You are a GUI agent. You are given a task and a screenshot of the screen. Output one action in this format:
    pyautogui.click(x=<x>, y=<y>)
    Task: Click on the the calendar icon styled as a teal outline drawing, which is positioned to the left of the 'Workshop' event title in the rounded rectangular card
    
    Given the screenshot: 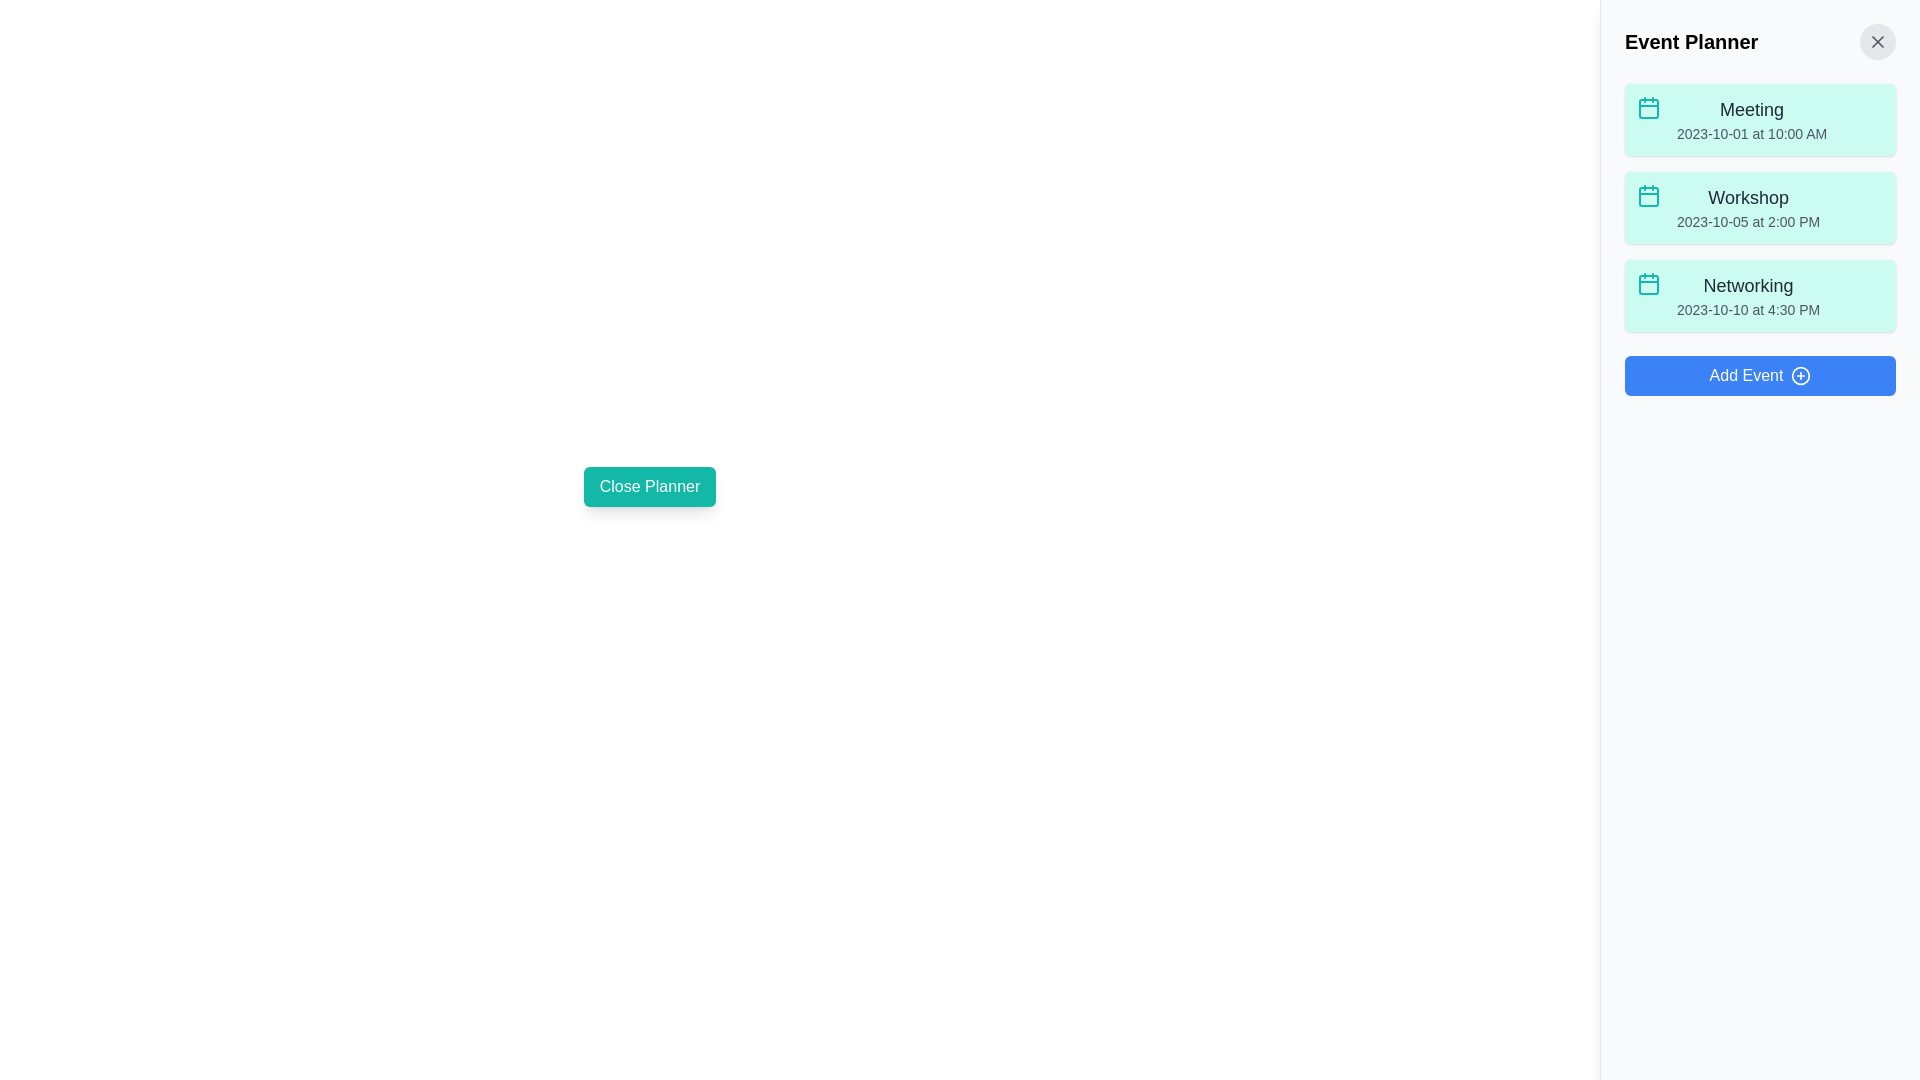 What is the action you would take?
    pyautogui.click(x=1649, y=196)
    